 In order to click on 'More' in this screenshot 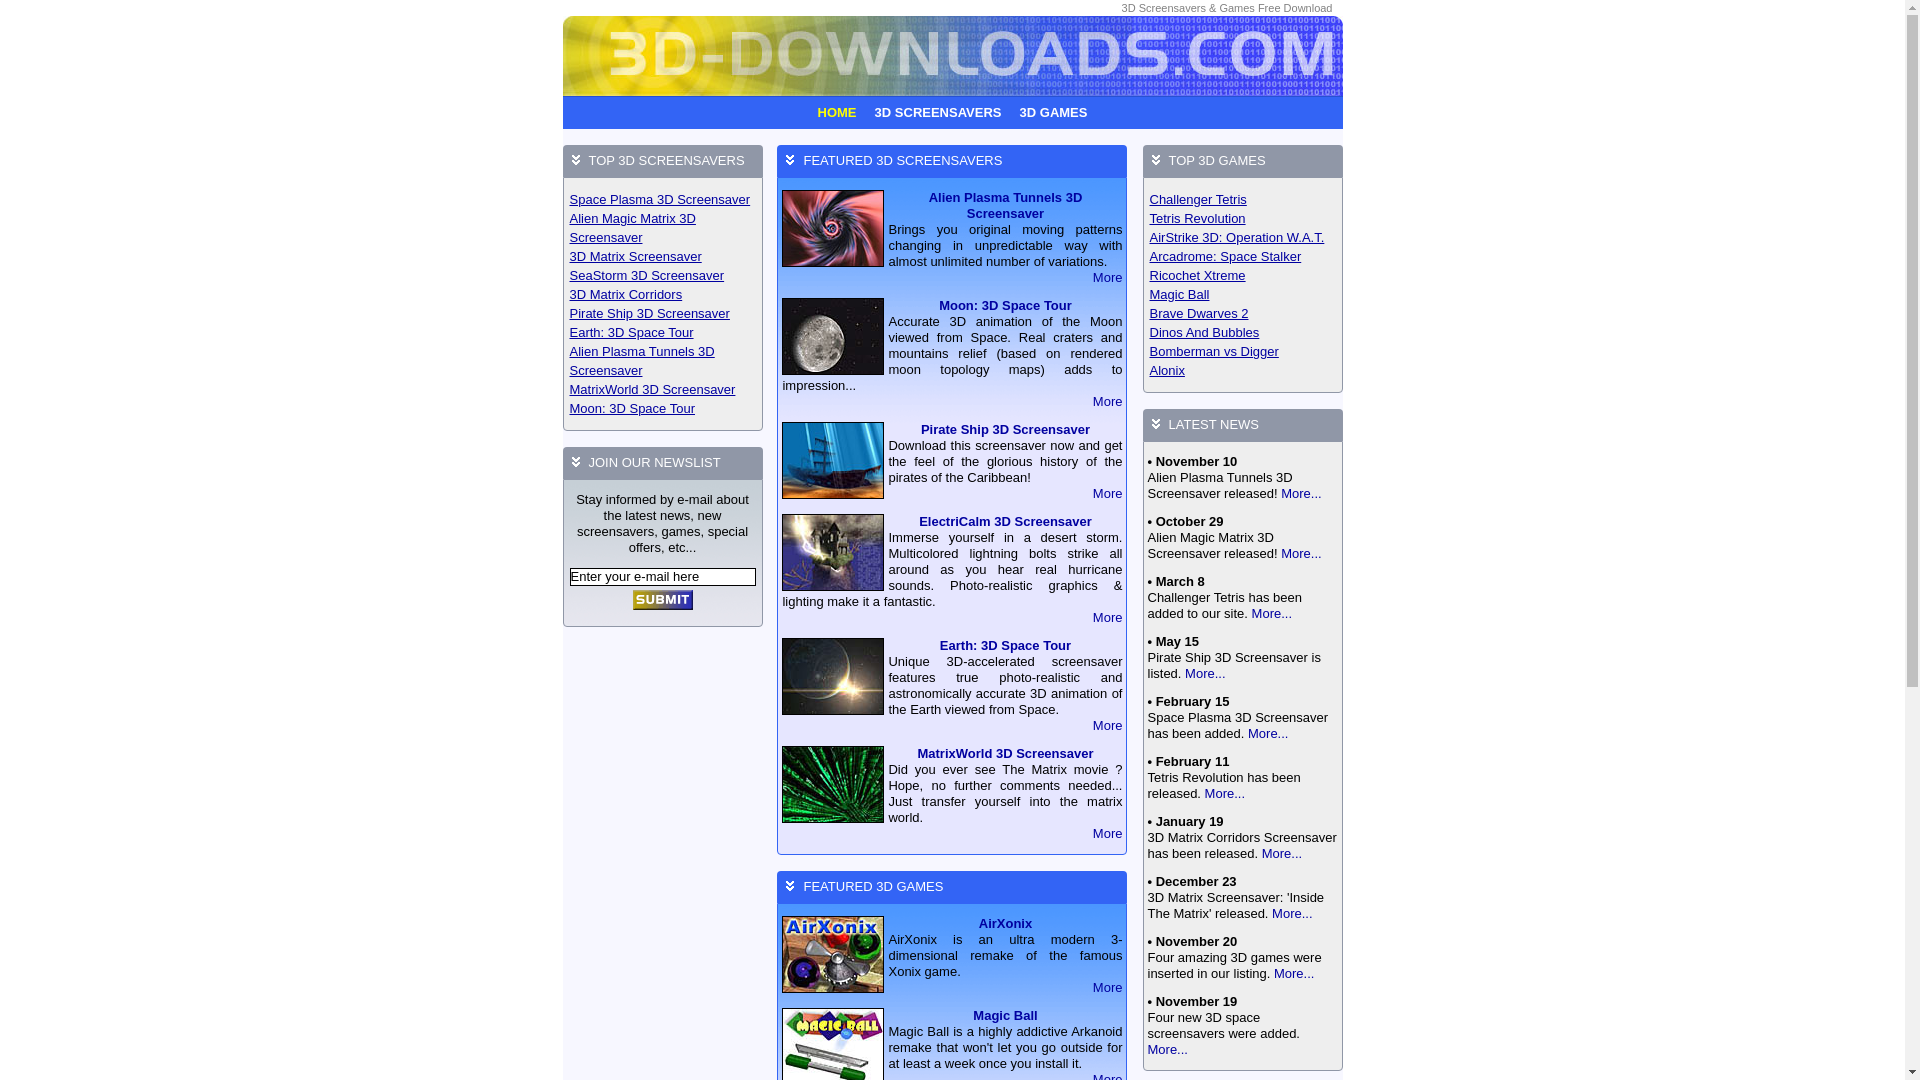, I will do `click(1107, 277)`.